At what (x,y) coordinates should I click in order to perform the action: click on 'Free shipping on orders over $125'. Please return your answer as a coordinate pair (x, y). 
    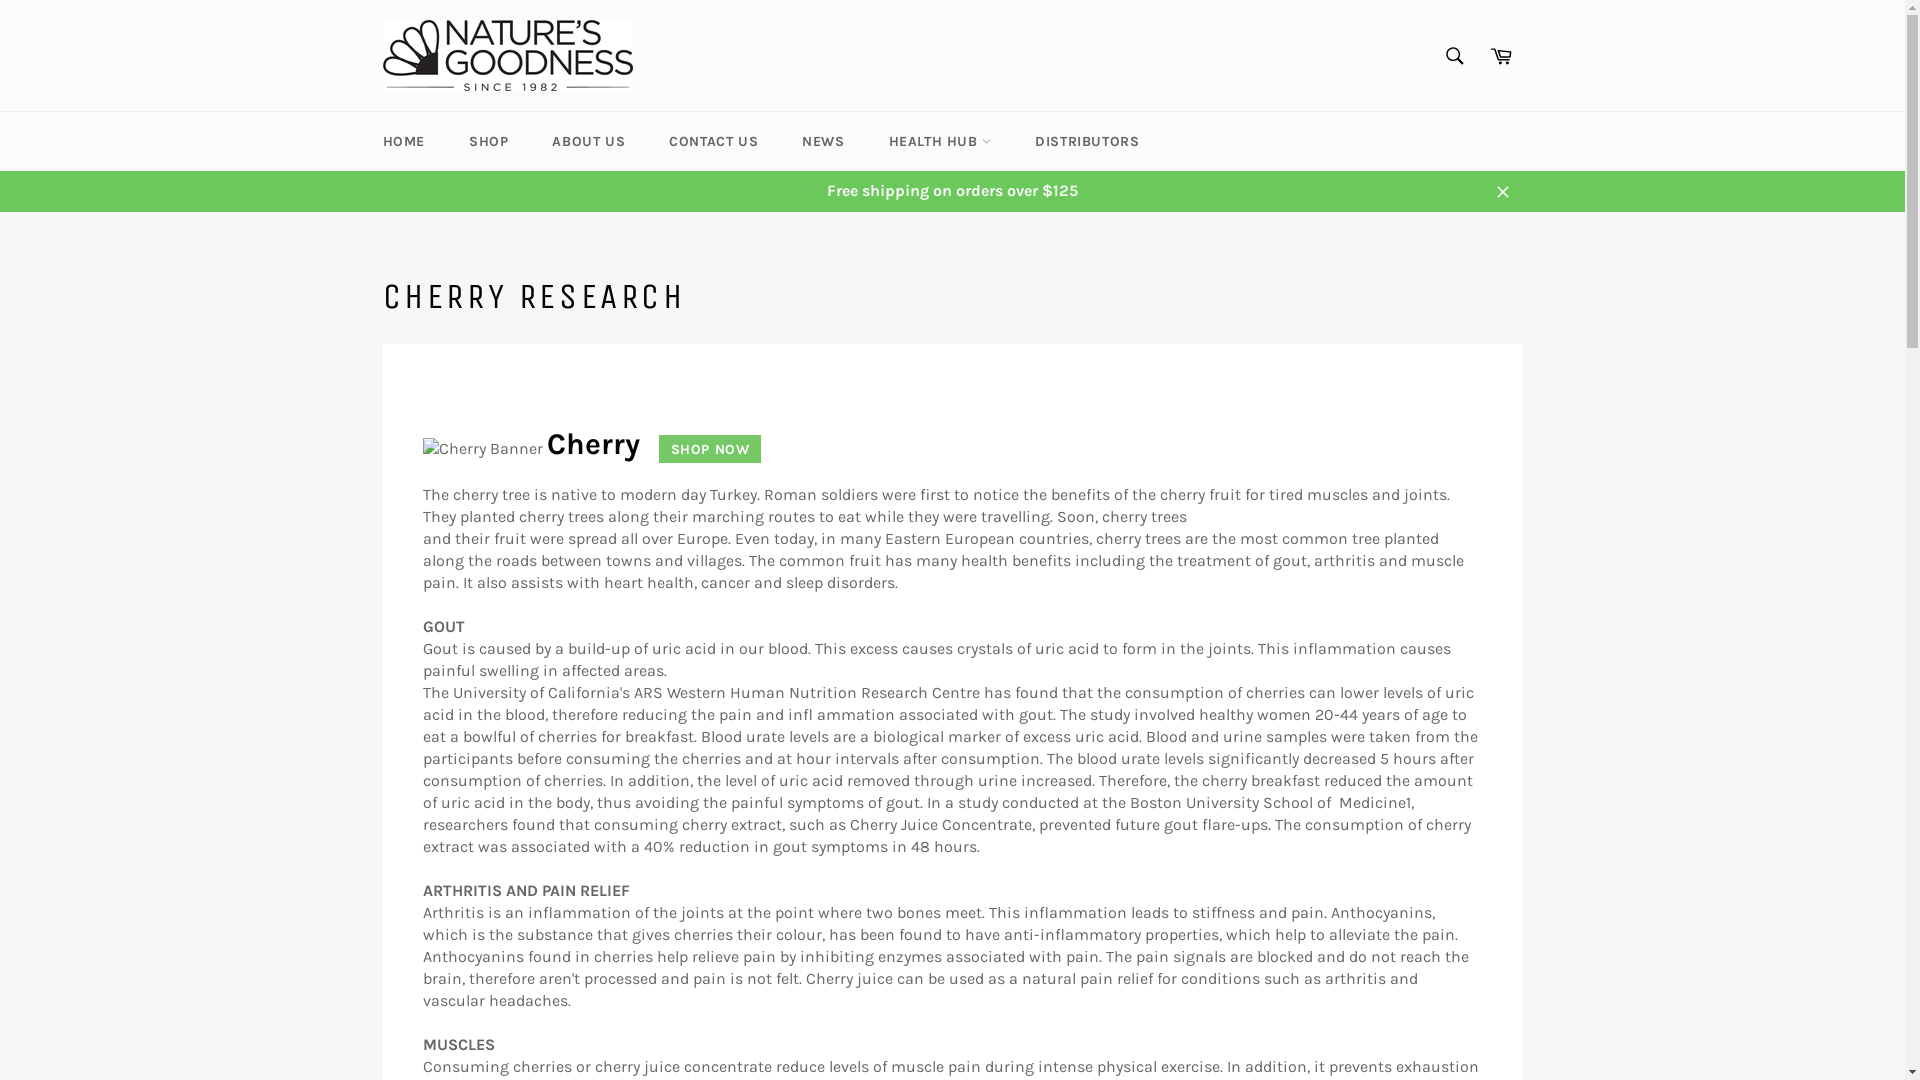
    Looking at the image, I should click on (950, 191).